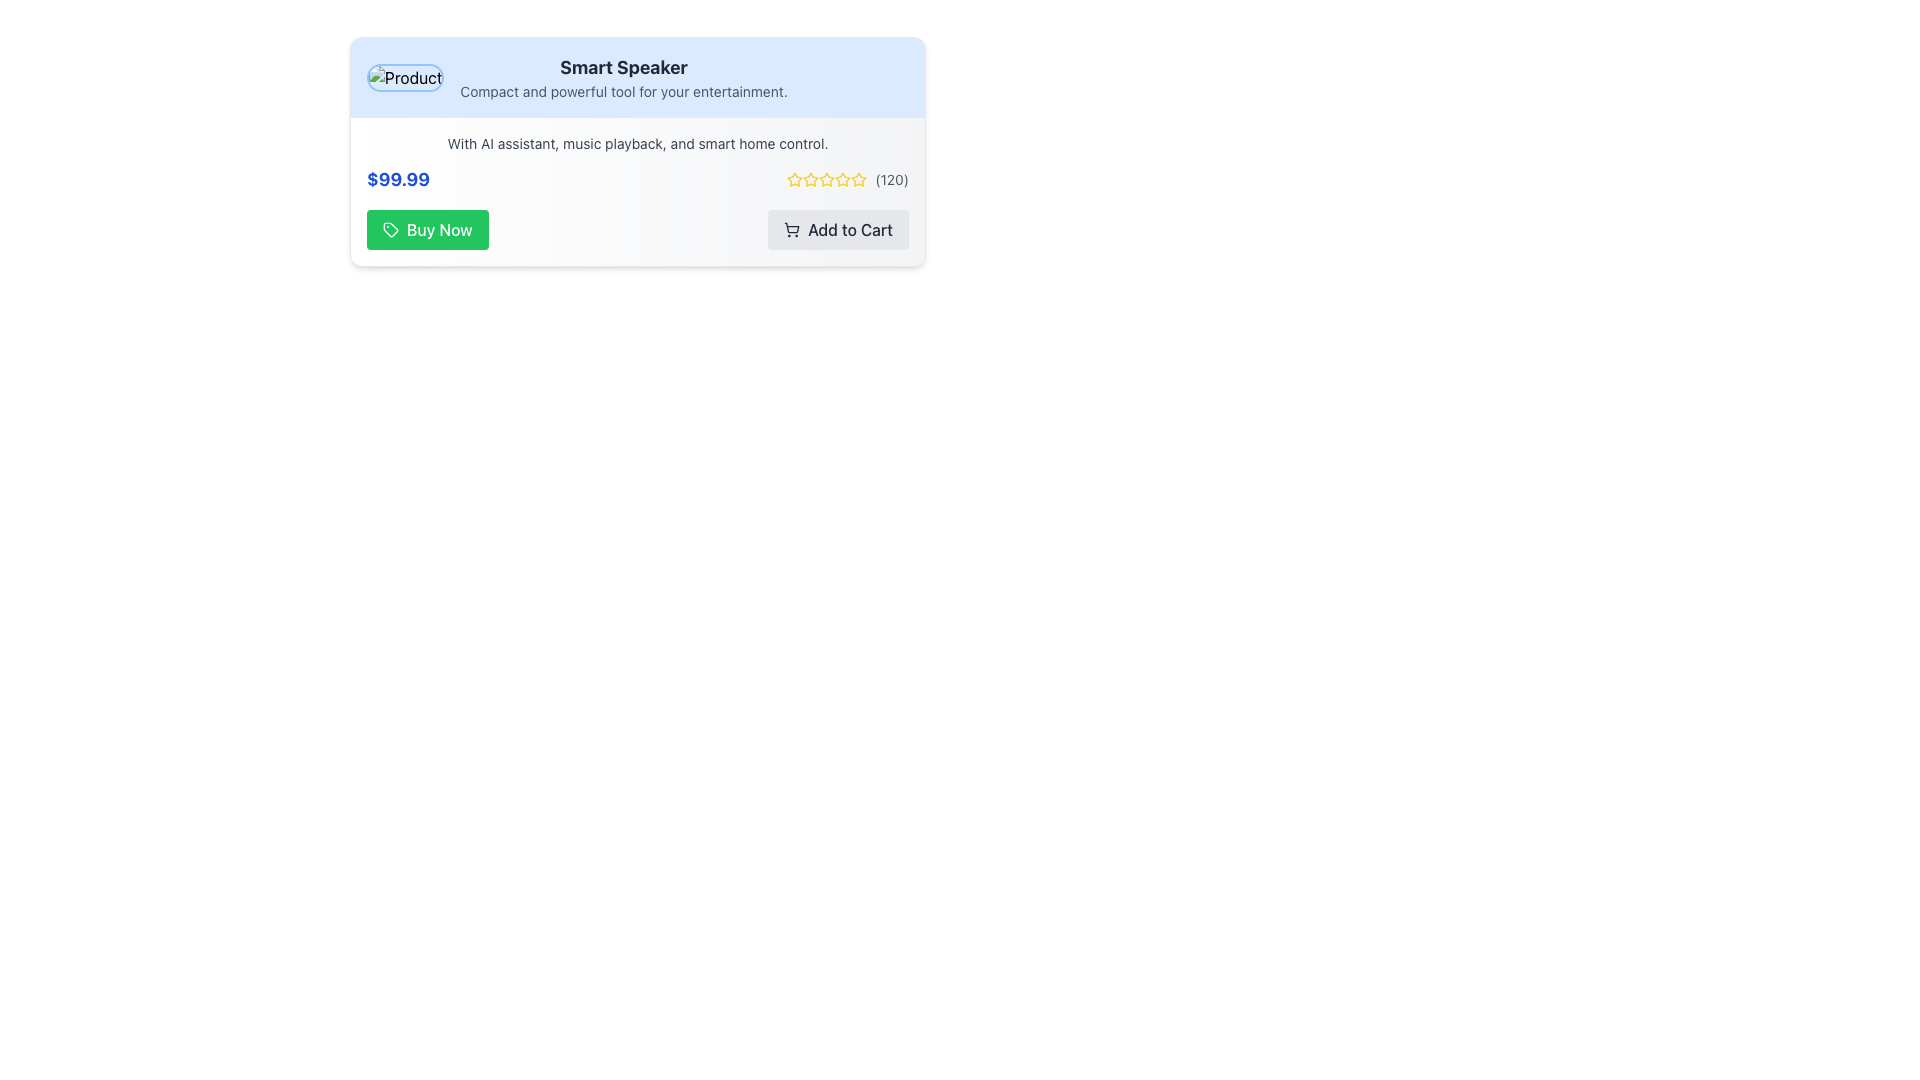 The image size is (1920, 1080). What do you see at coordinates (827, 178) in the screenshot?
I see `the third star icon in the rating system` at bounding box center [827, 178].